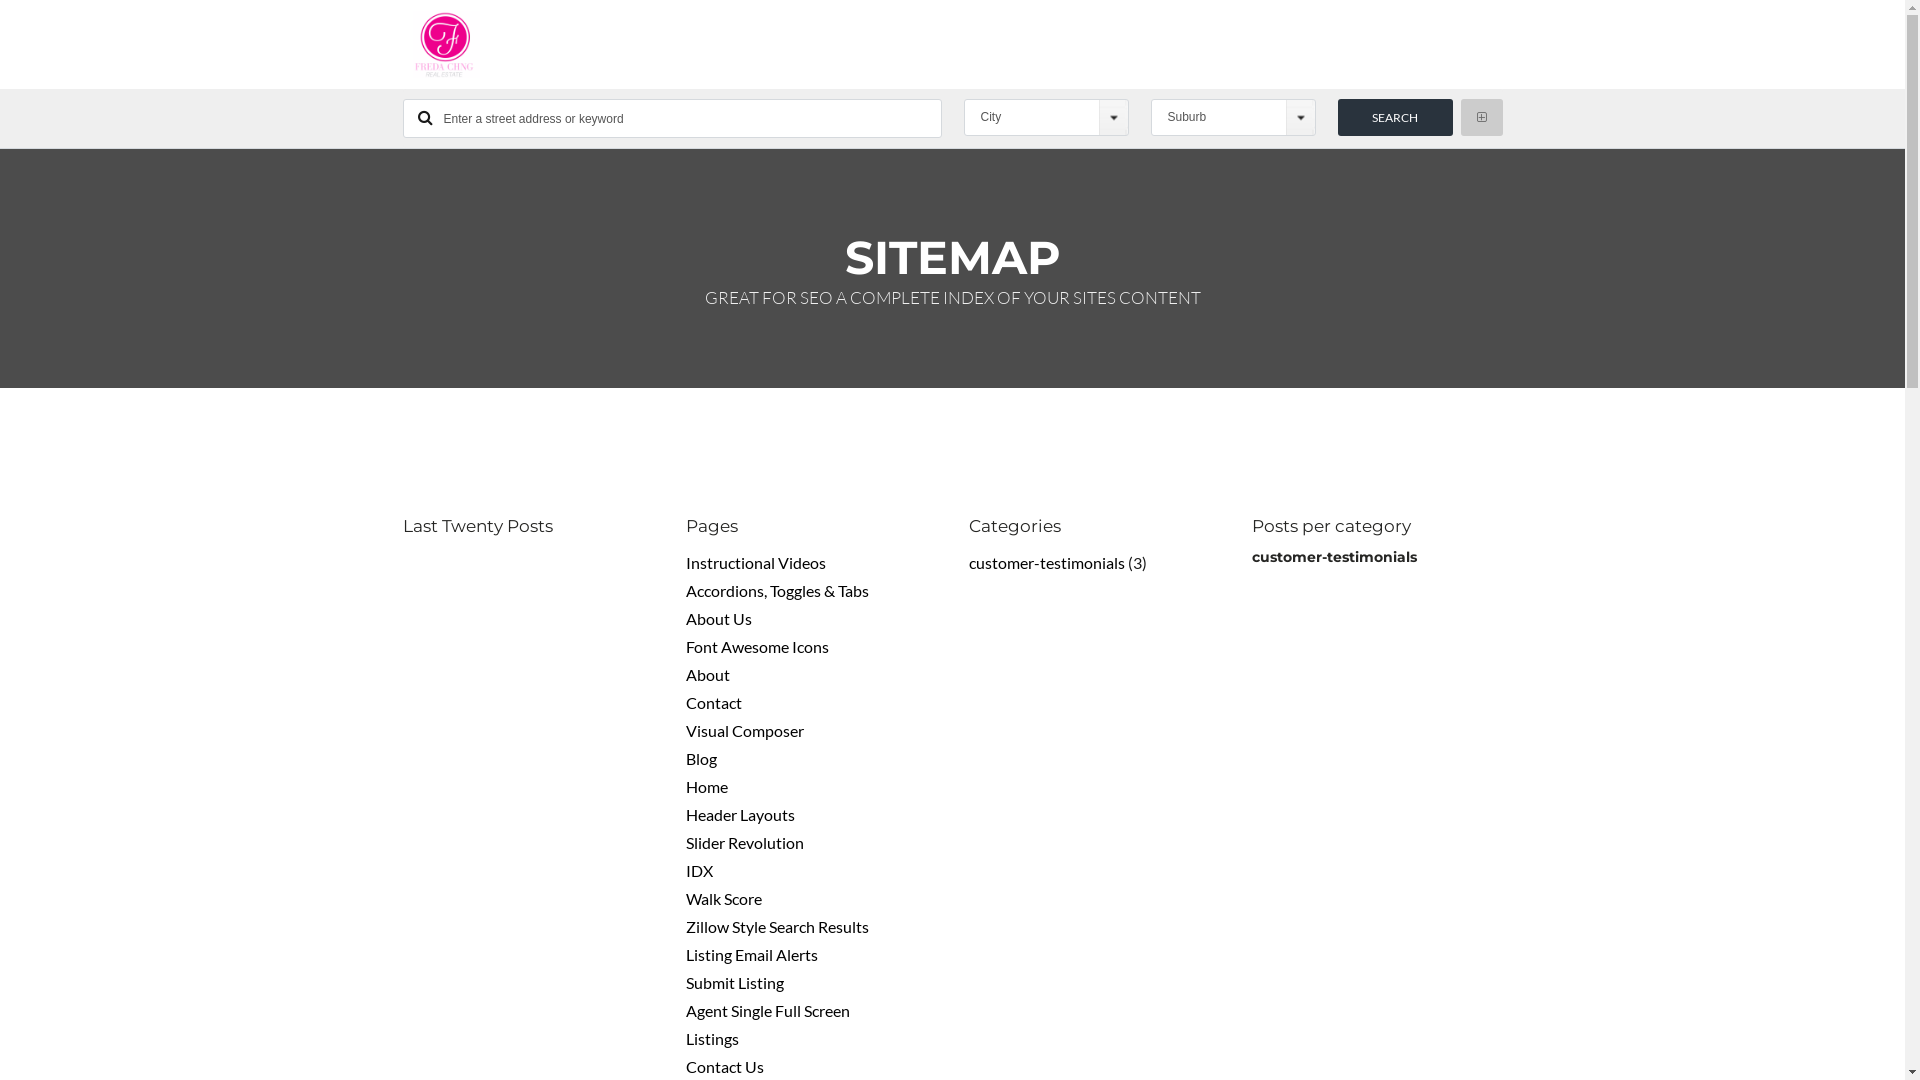  I want to click on 'Accordions, Toggles & Tabs', so click(686, 589).